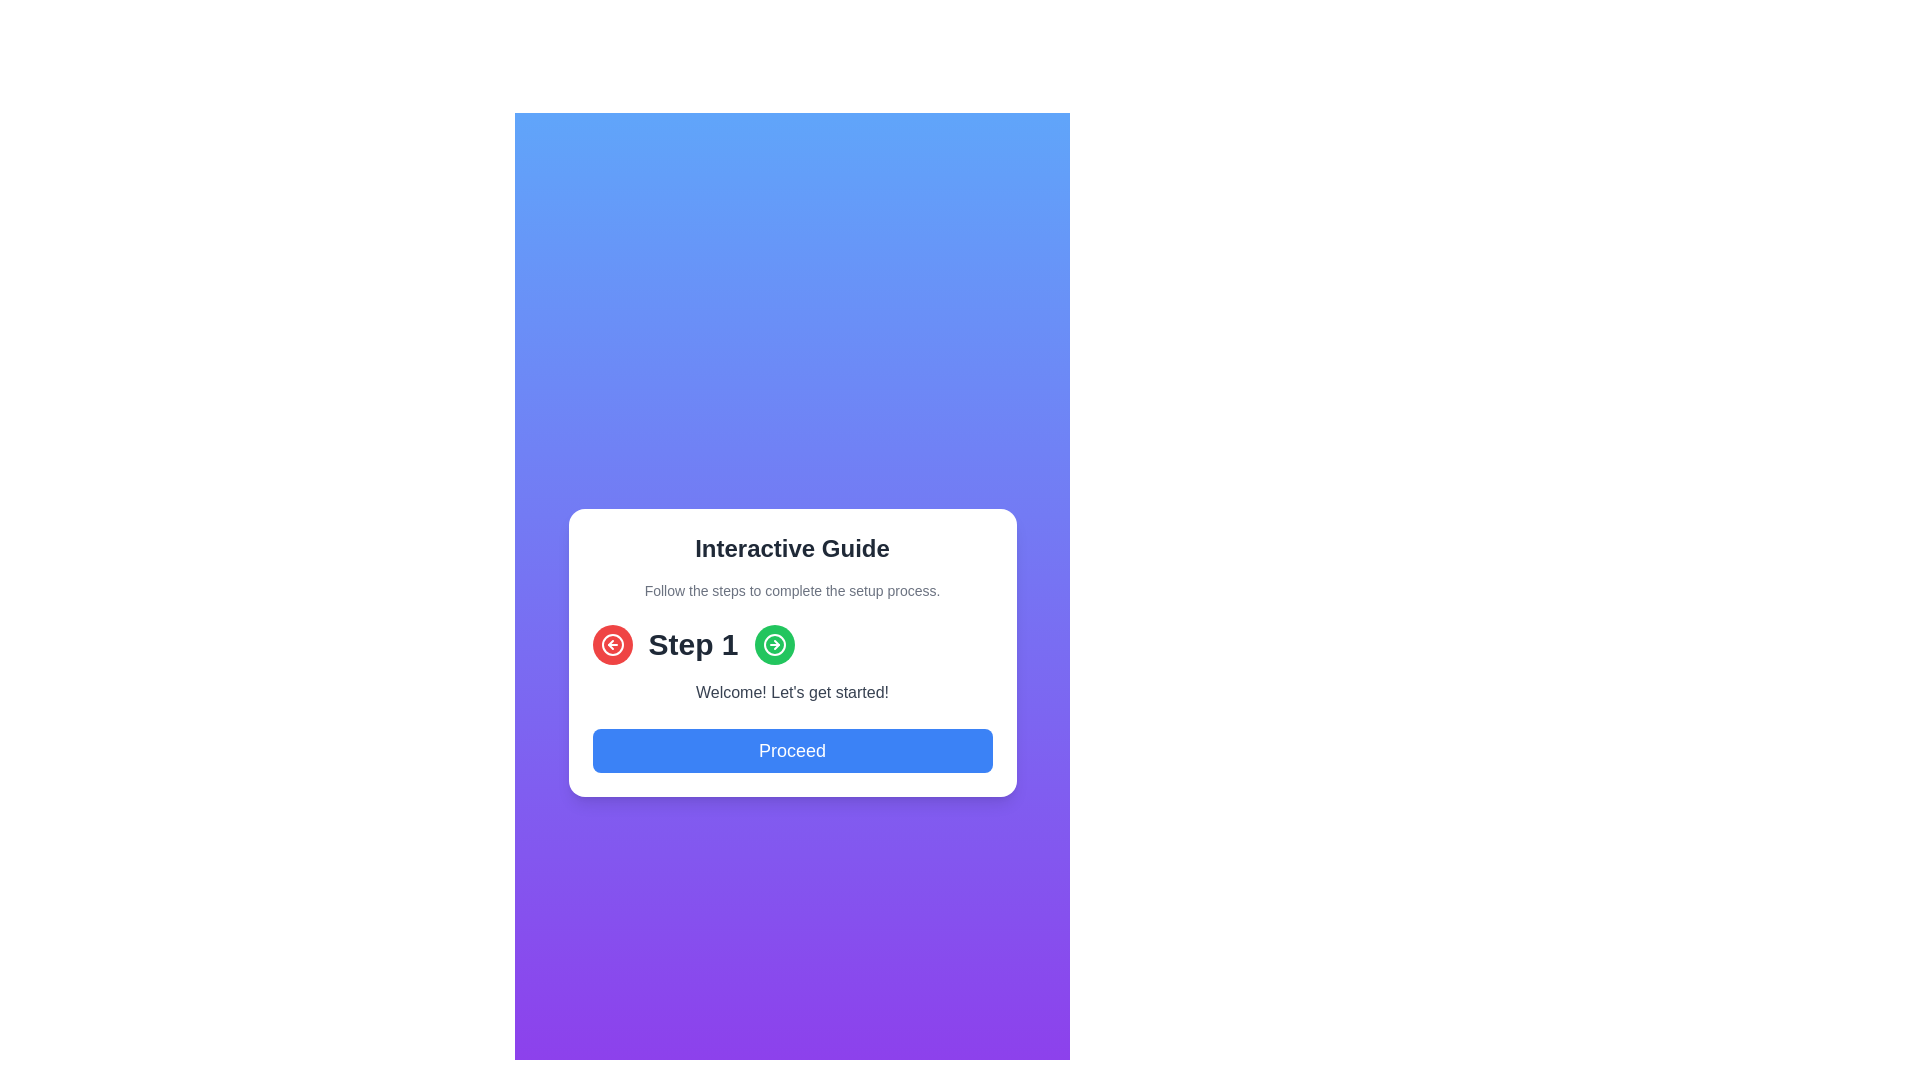 This screenshot has height=1080, width=1920. What do you see at coordinates (791, 652) in the screenshot?
I see `information presented in the 'Interactive Guide' card that contains a welcoming message and a step indicator` at bounding box center [791, 652].